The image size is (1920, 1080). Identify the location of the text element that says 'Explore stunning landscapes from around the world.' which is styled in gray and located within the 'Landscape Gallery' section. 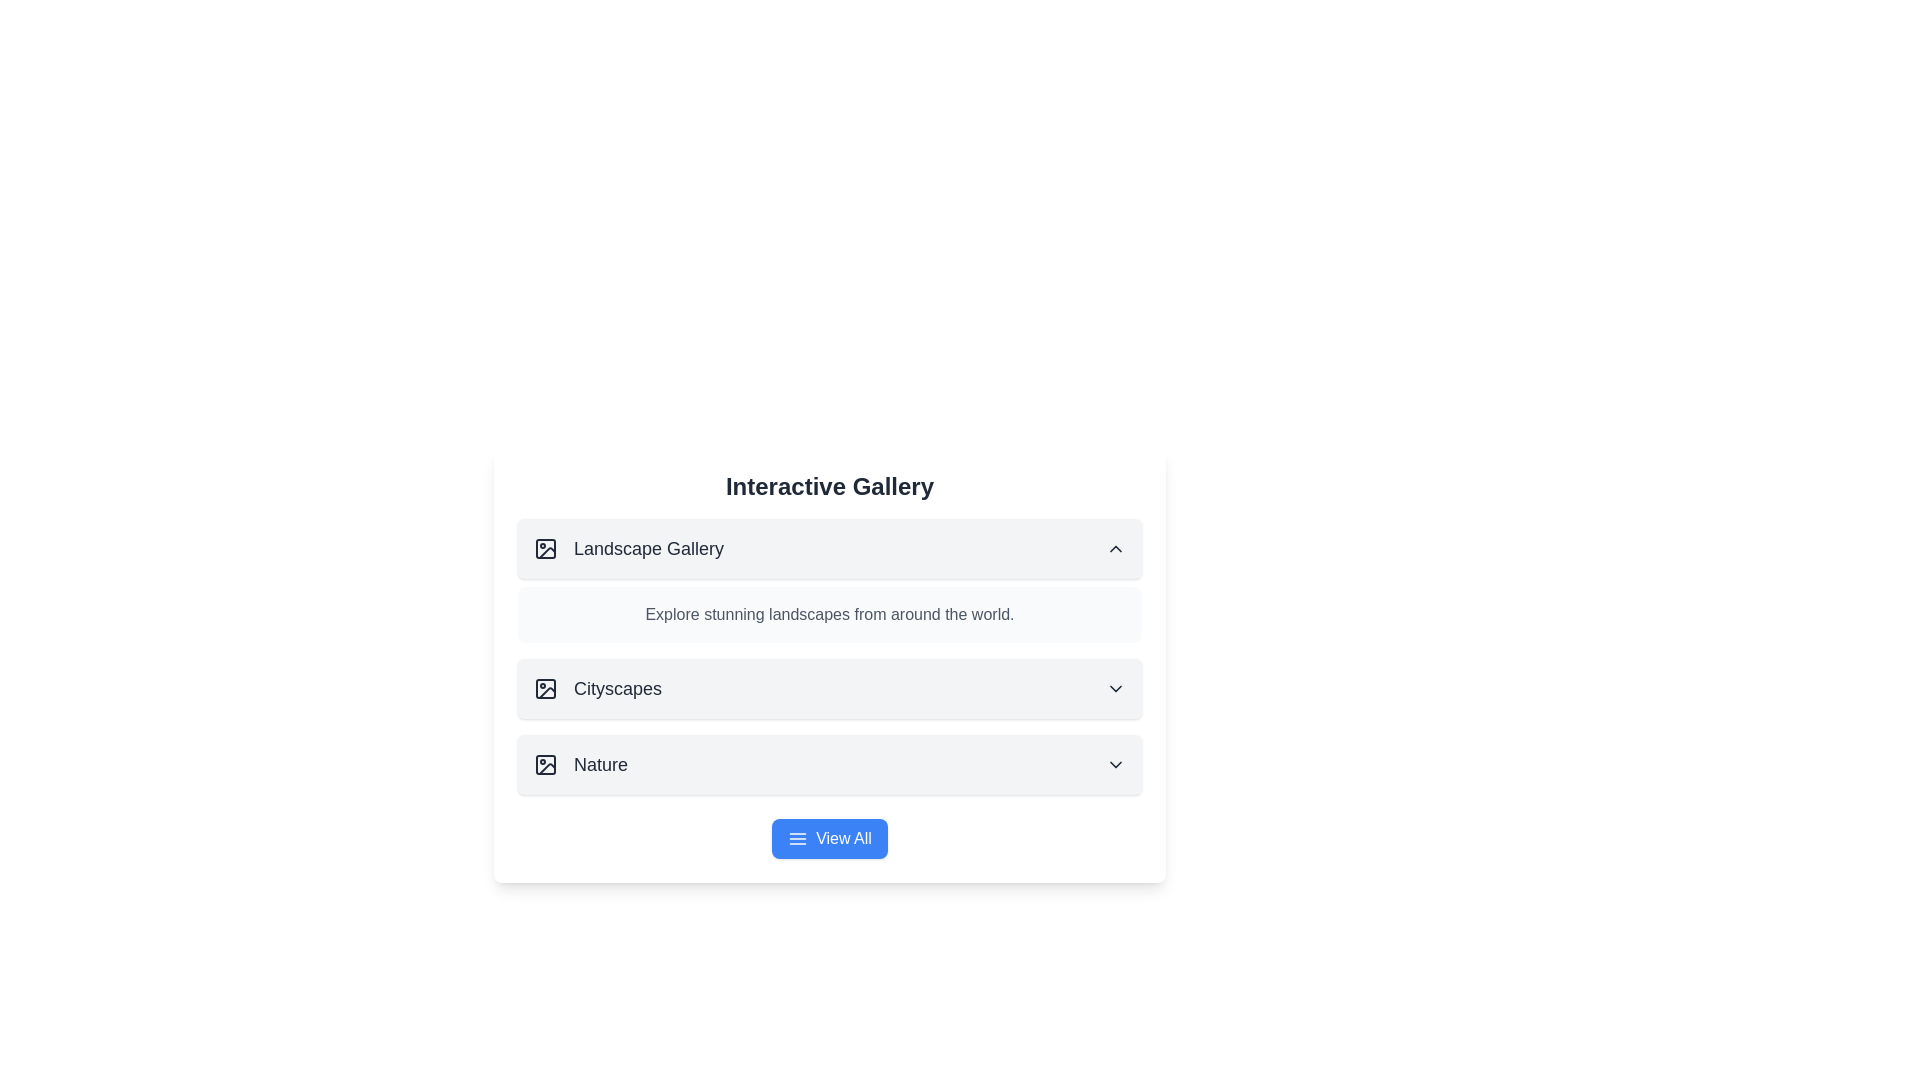
(830, 613).